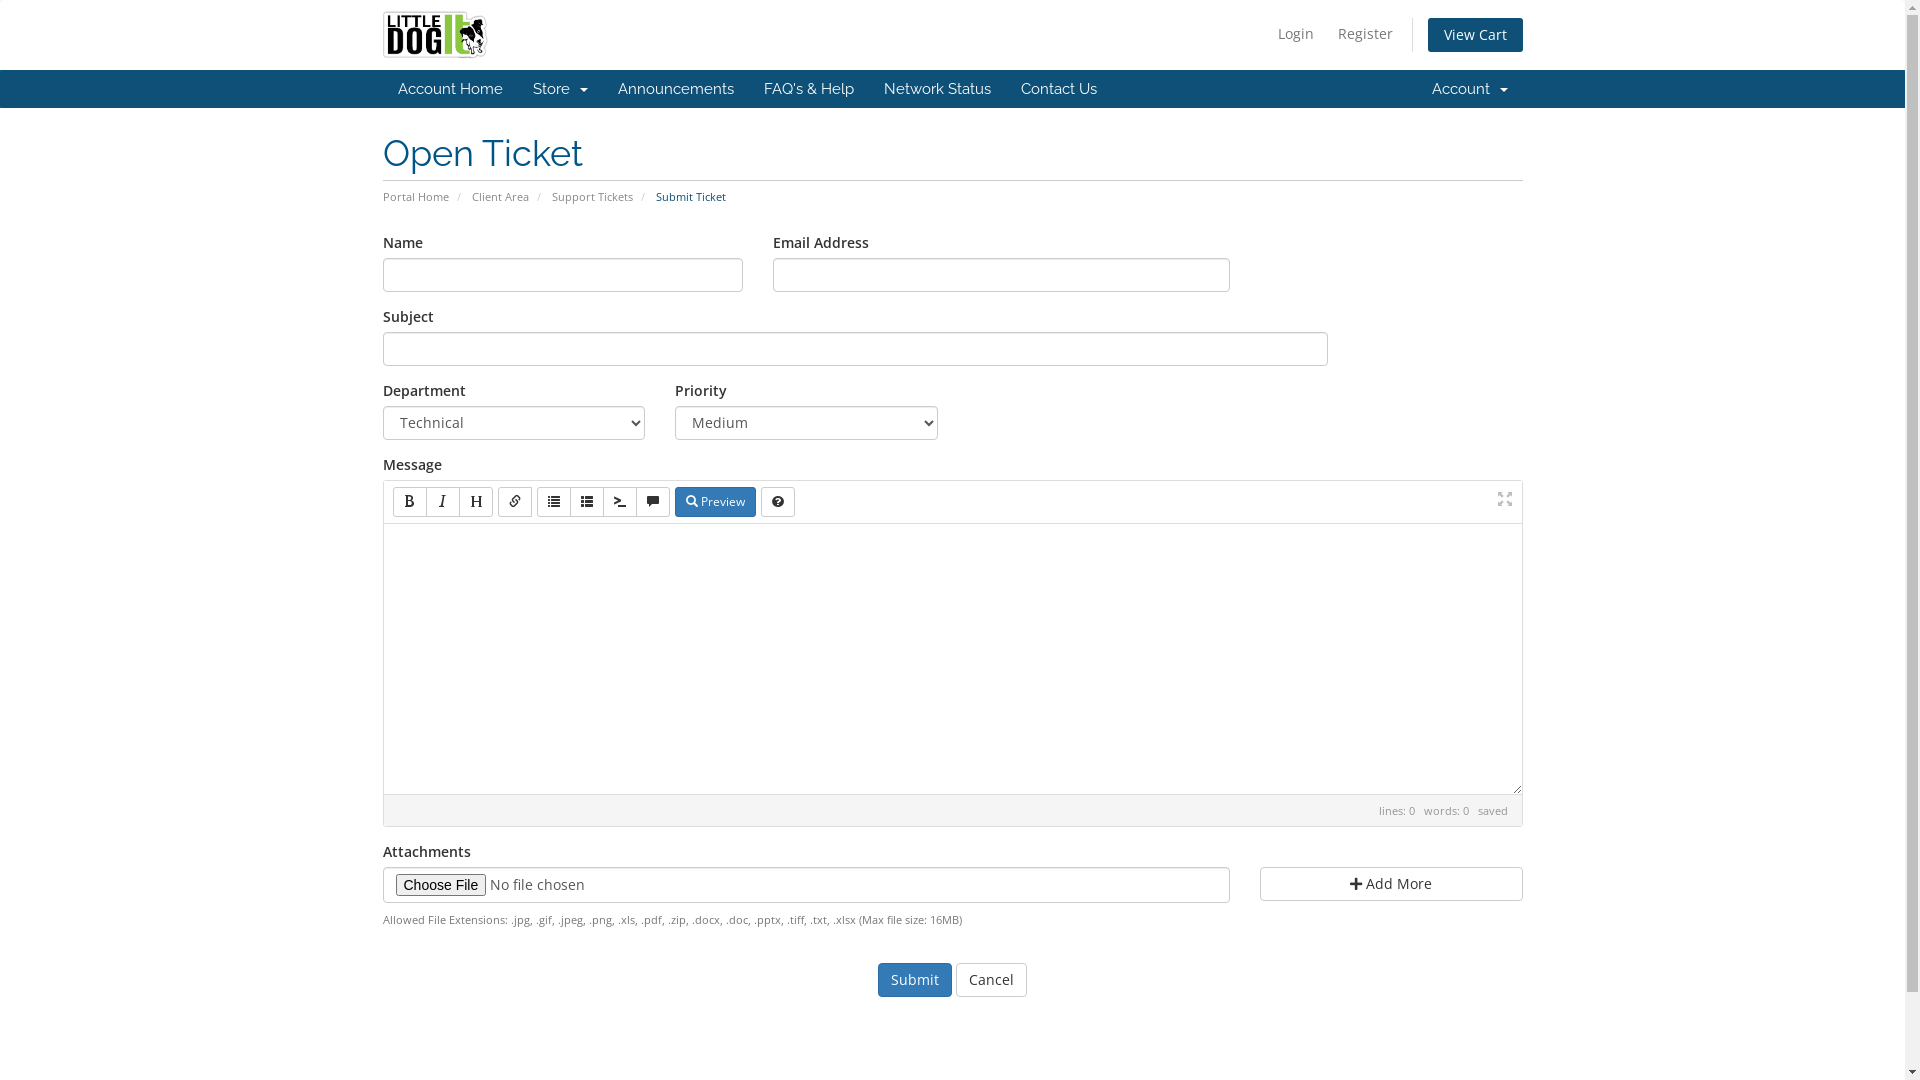 The height and width of the screenshot is (1080, 1920). Describe the element at coordinates (382, 87) in the screenshot. I see `'Account Home'` at that location.